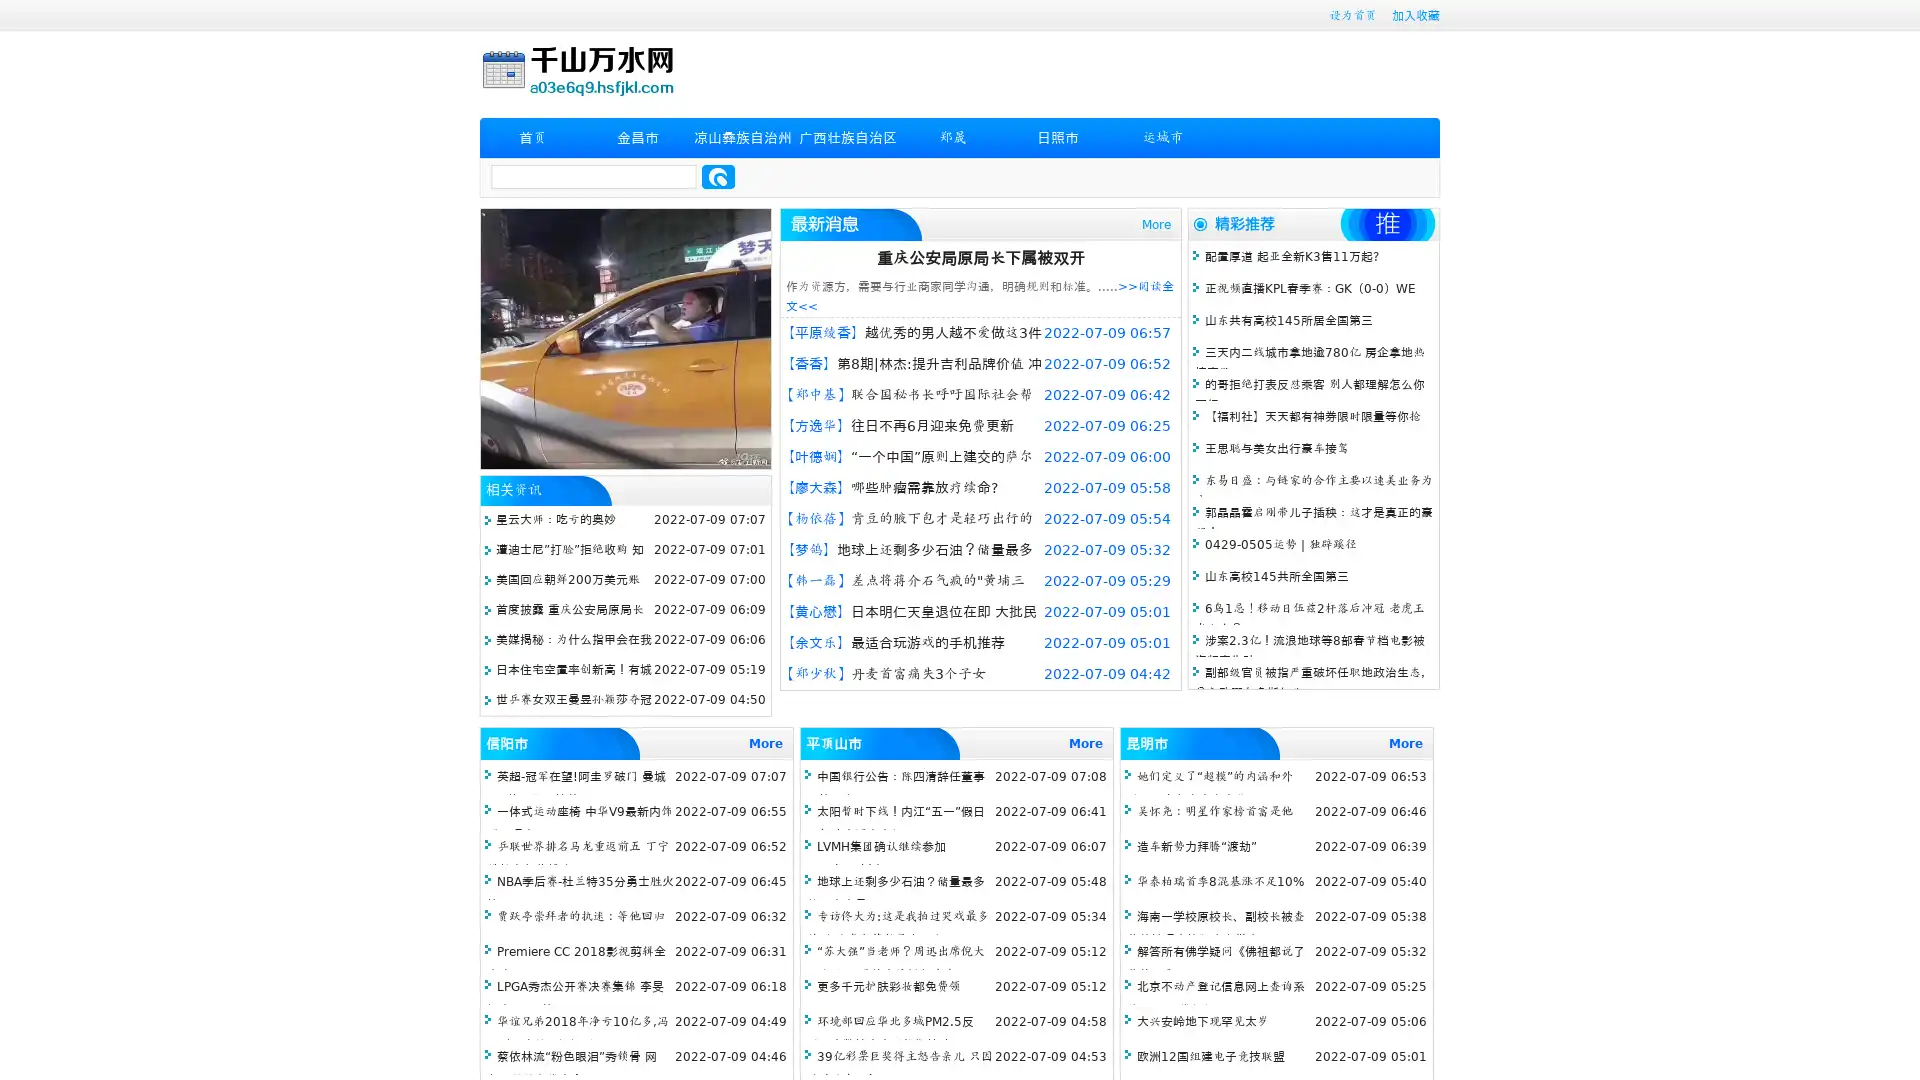  Describe the element at coordinates (718, 176) in the screenshot. I see `Search` at that location.